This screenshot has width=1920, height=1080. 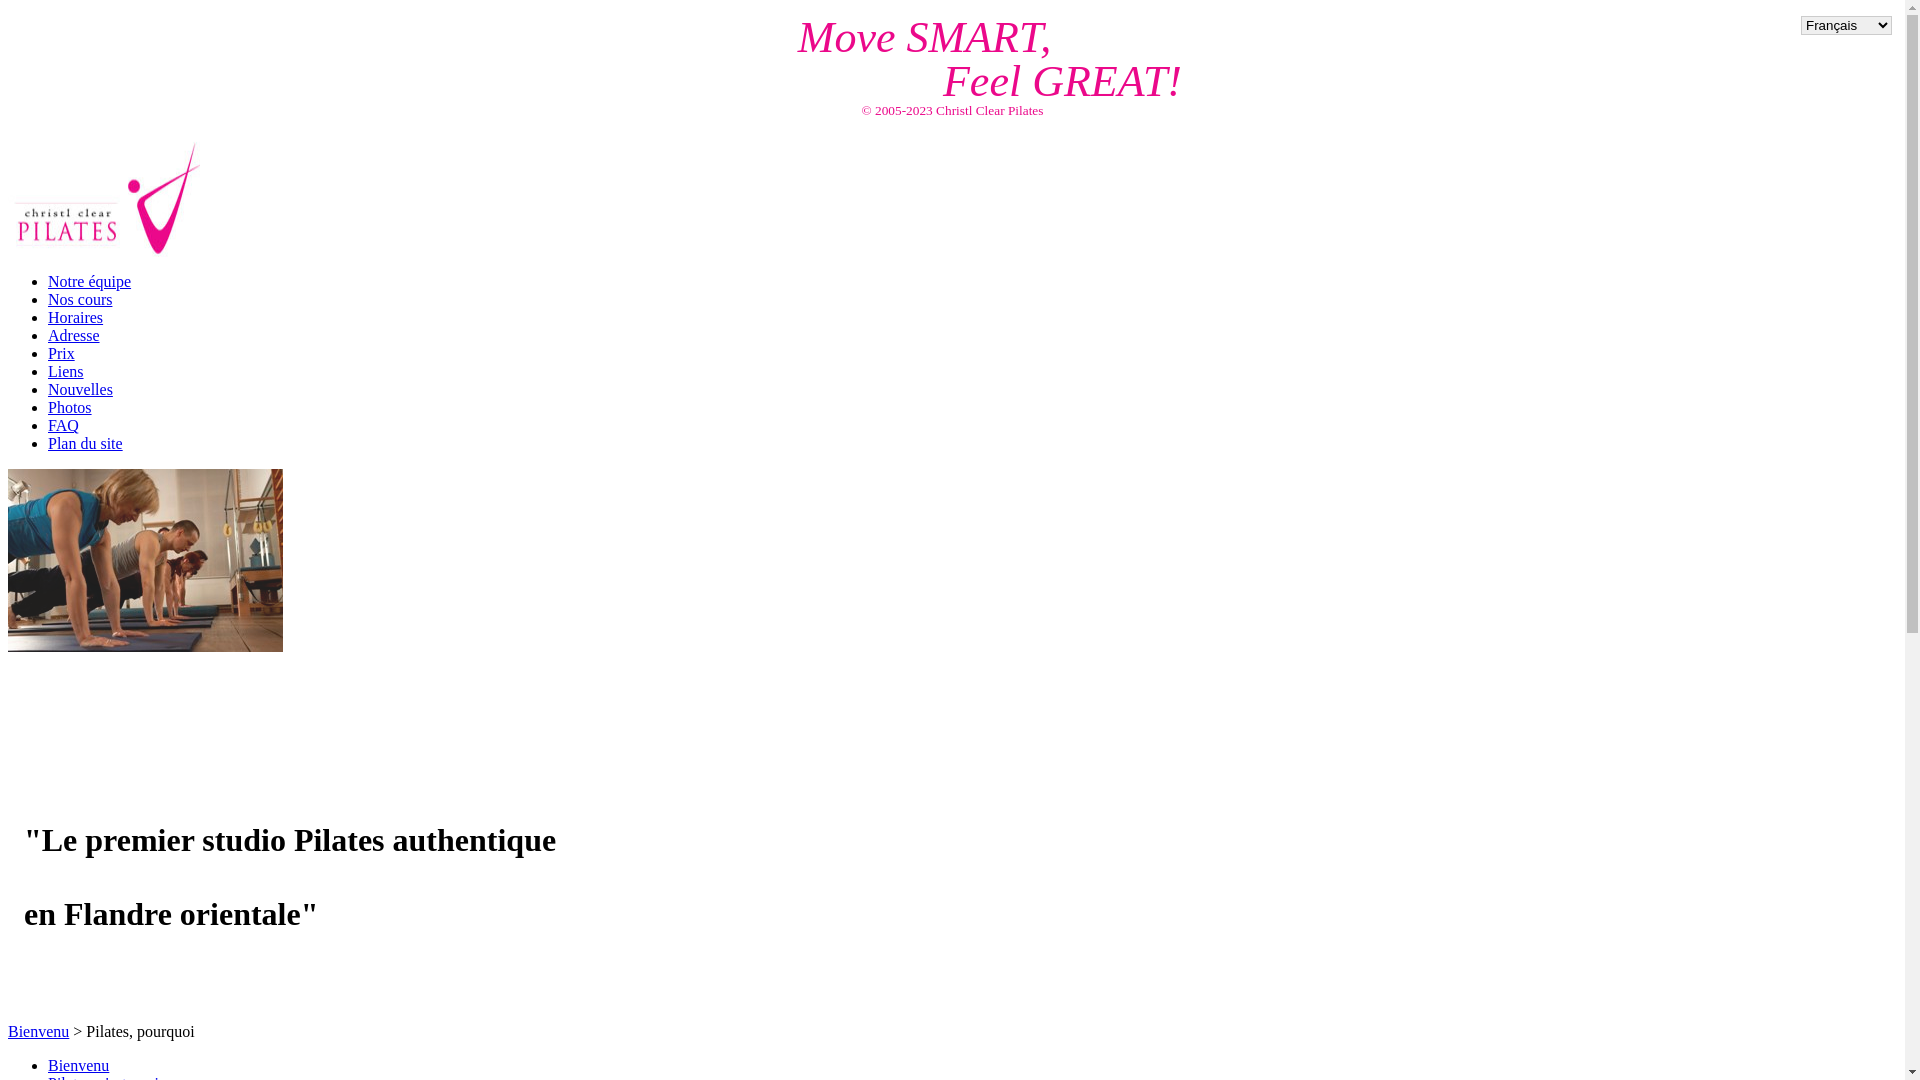 What do you see at coordinates (80, 389) in the screenshot?
I see `'Nouvelles'` at bounding box center [80, 389].